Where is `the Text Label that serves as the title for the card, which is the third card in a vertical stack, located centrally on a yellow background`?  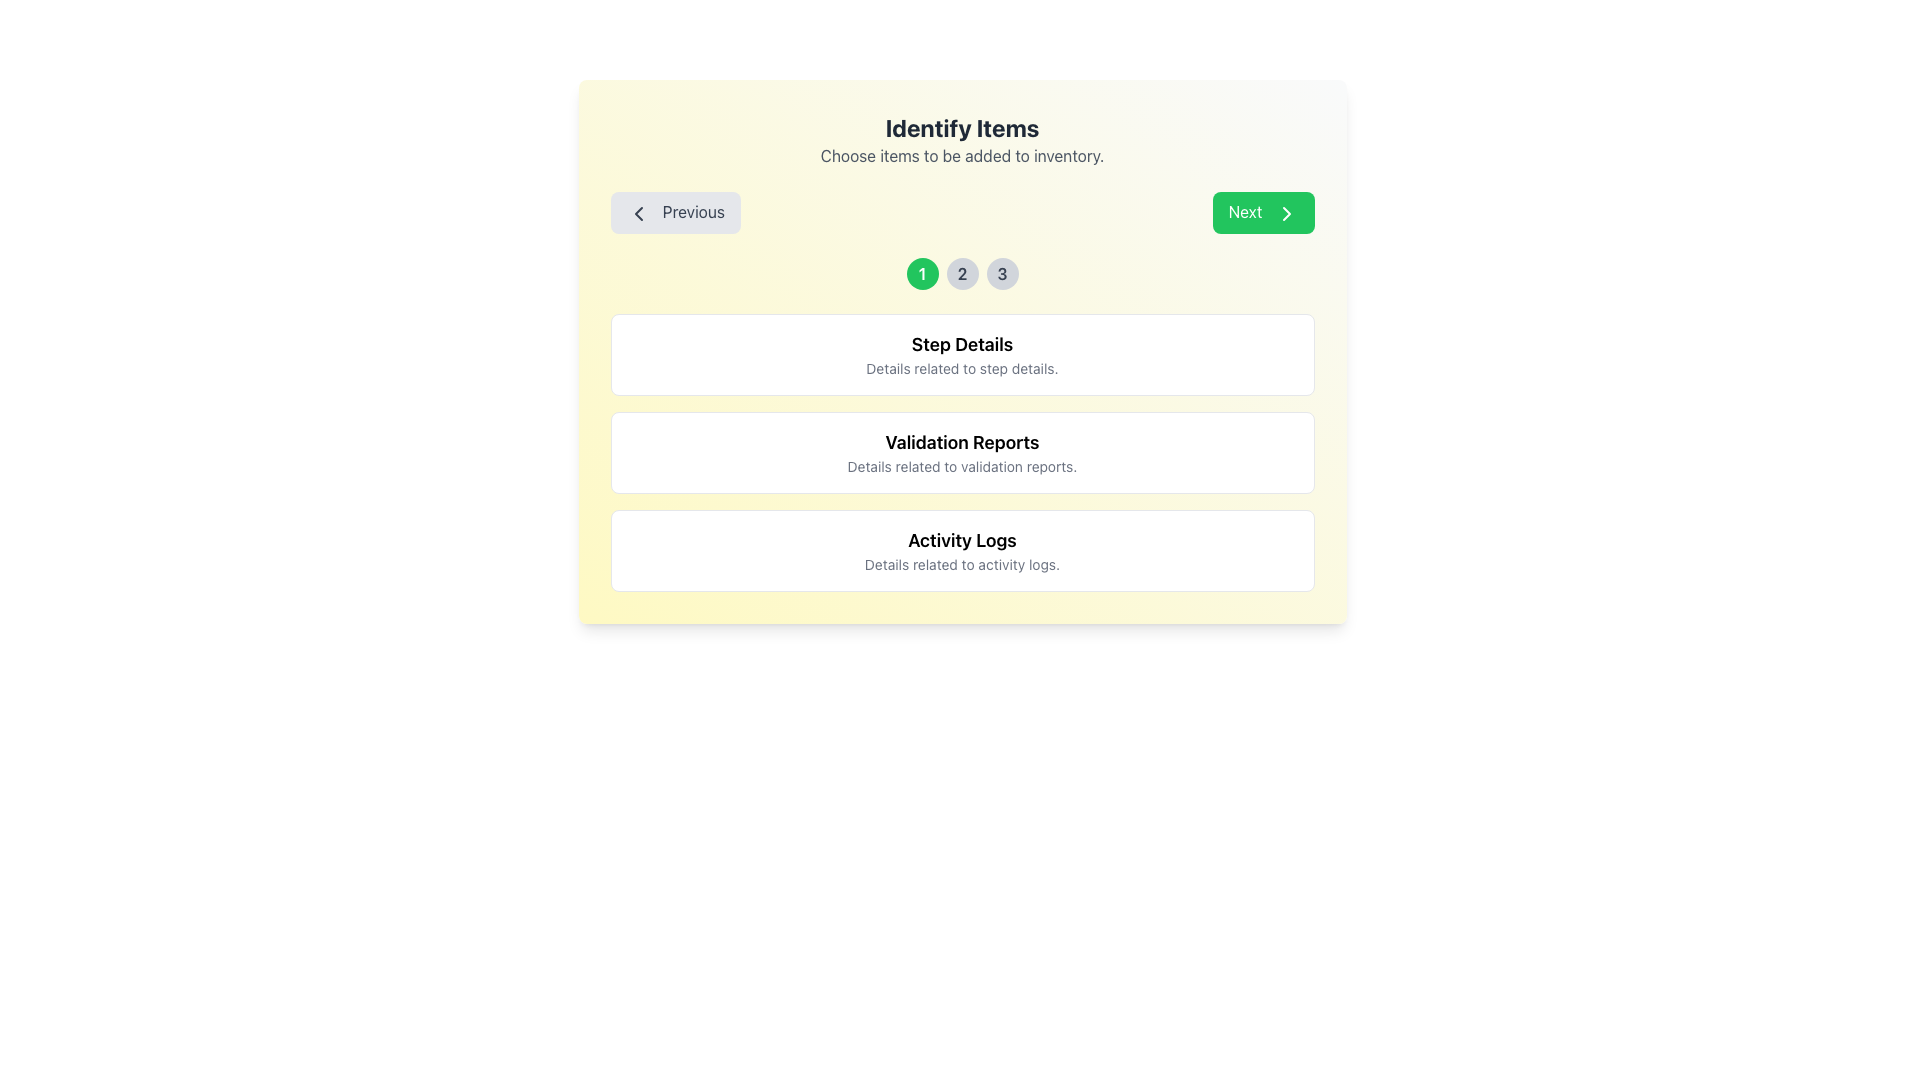
the Text Label that serves as the title for the card, which is the third card in a vertical stack, located centrally on a yellow background is located at coordinates (962, 540).